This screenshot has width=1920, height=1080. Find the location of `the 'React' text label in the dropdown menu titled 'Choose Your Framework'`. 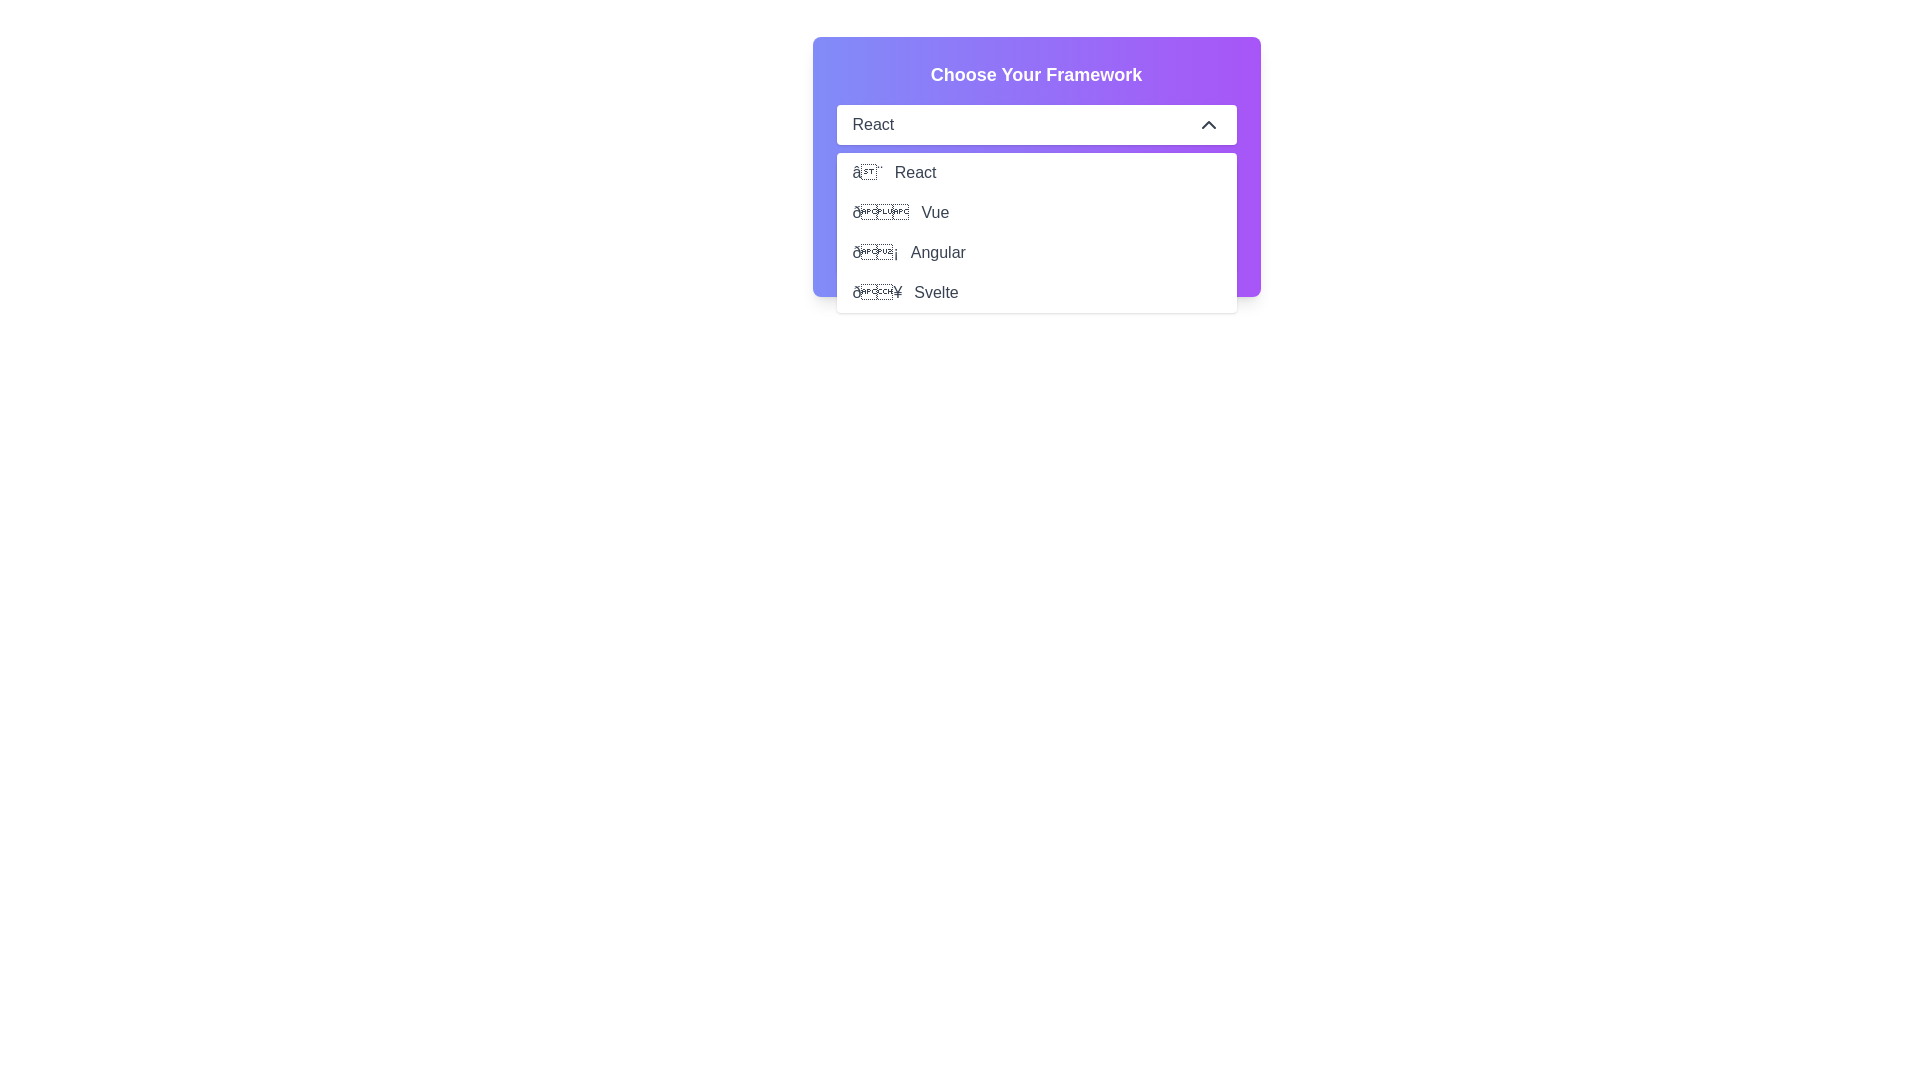

the 'React' text label in the dropdown menu titled 'Choose Your Framework' is located at coordinates (873, 124).